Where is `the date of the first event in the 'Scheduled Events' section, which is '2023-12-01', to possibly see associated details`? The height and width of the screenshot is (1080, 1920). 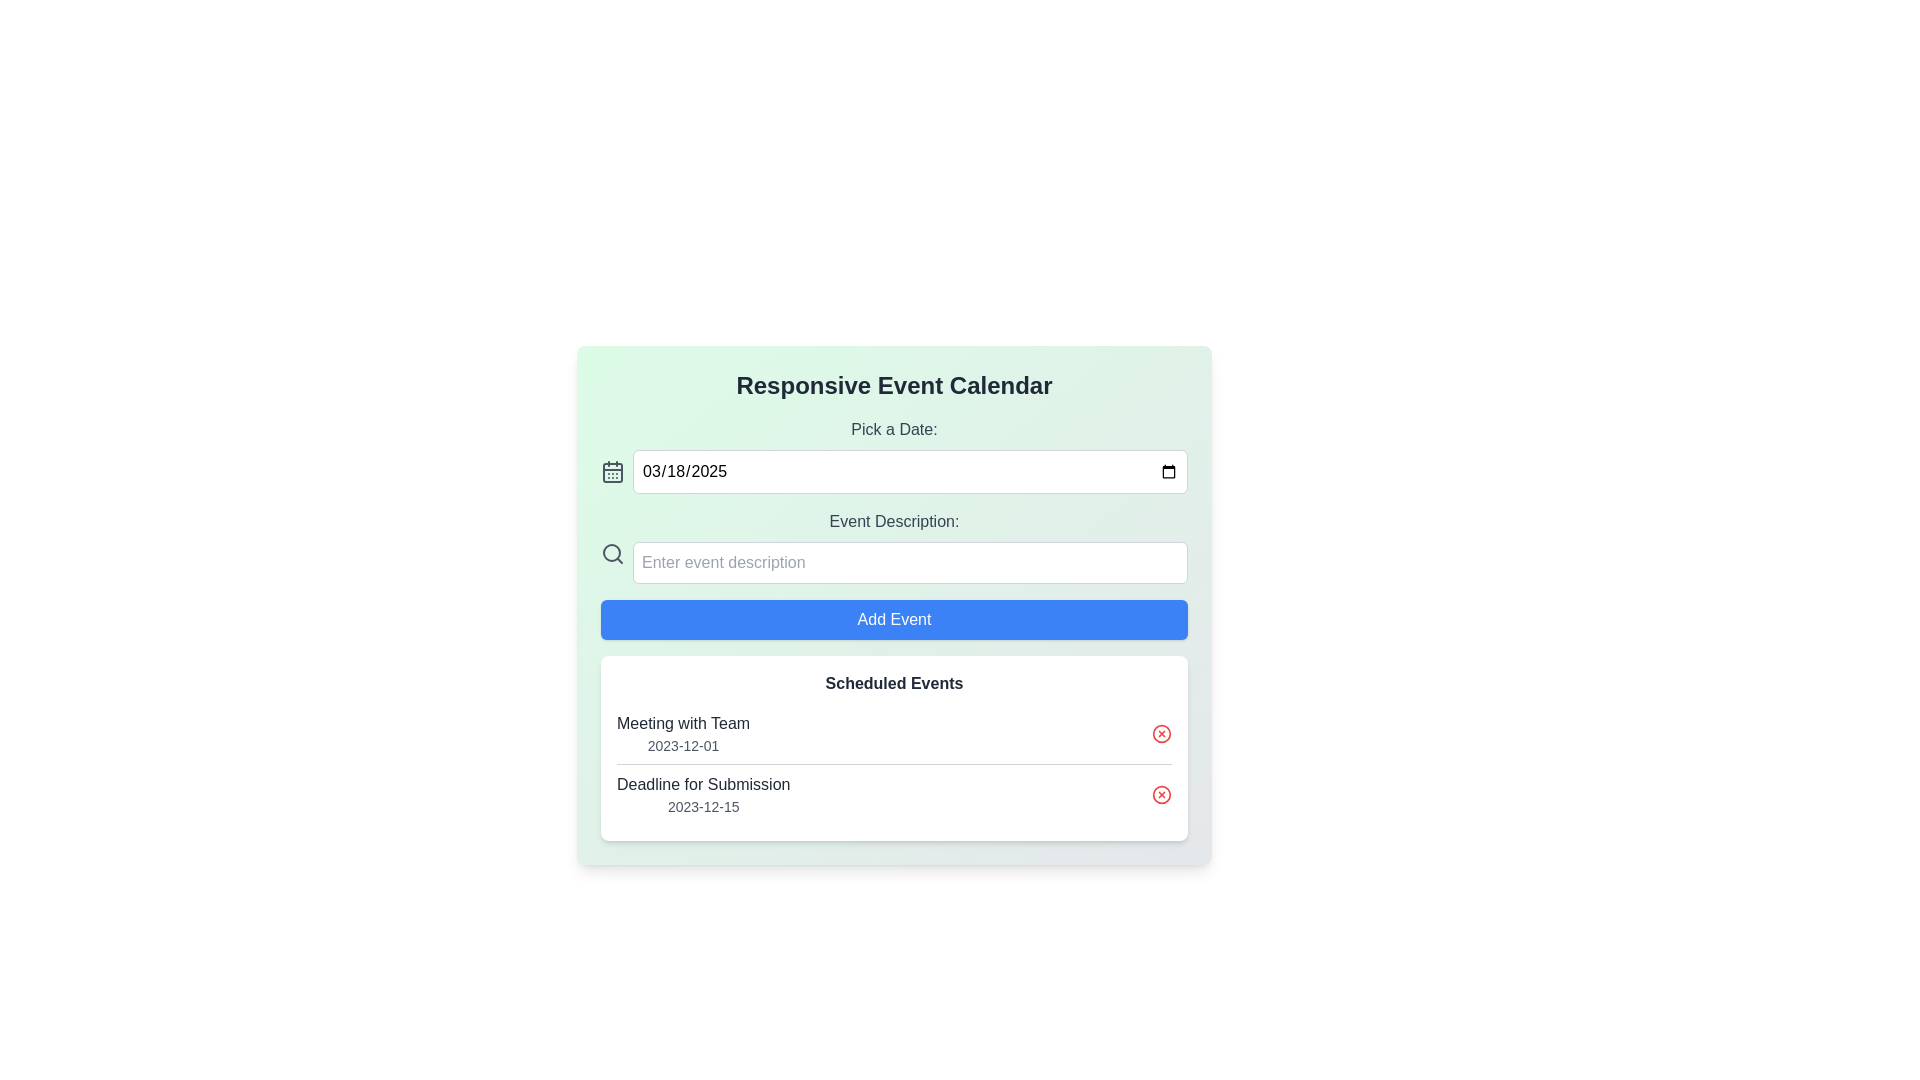
the date of the first event in the 'Scheduled Events' section, which is '2023-12-01', to possibly see associated details is located at coordinates (893, 733).